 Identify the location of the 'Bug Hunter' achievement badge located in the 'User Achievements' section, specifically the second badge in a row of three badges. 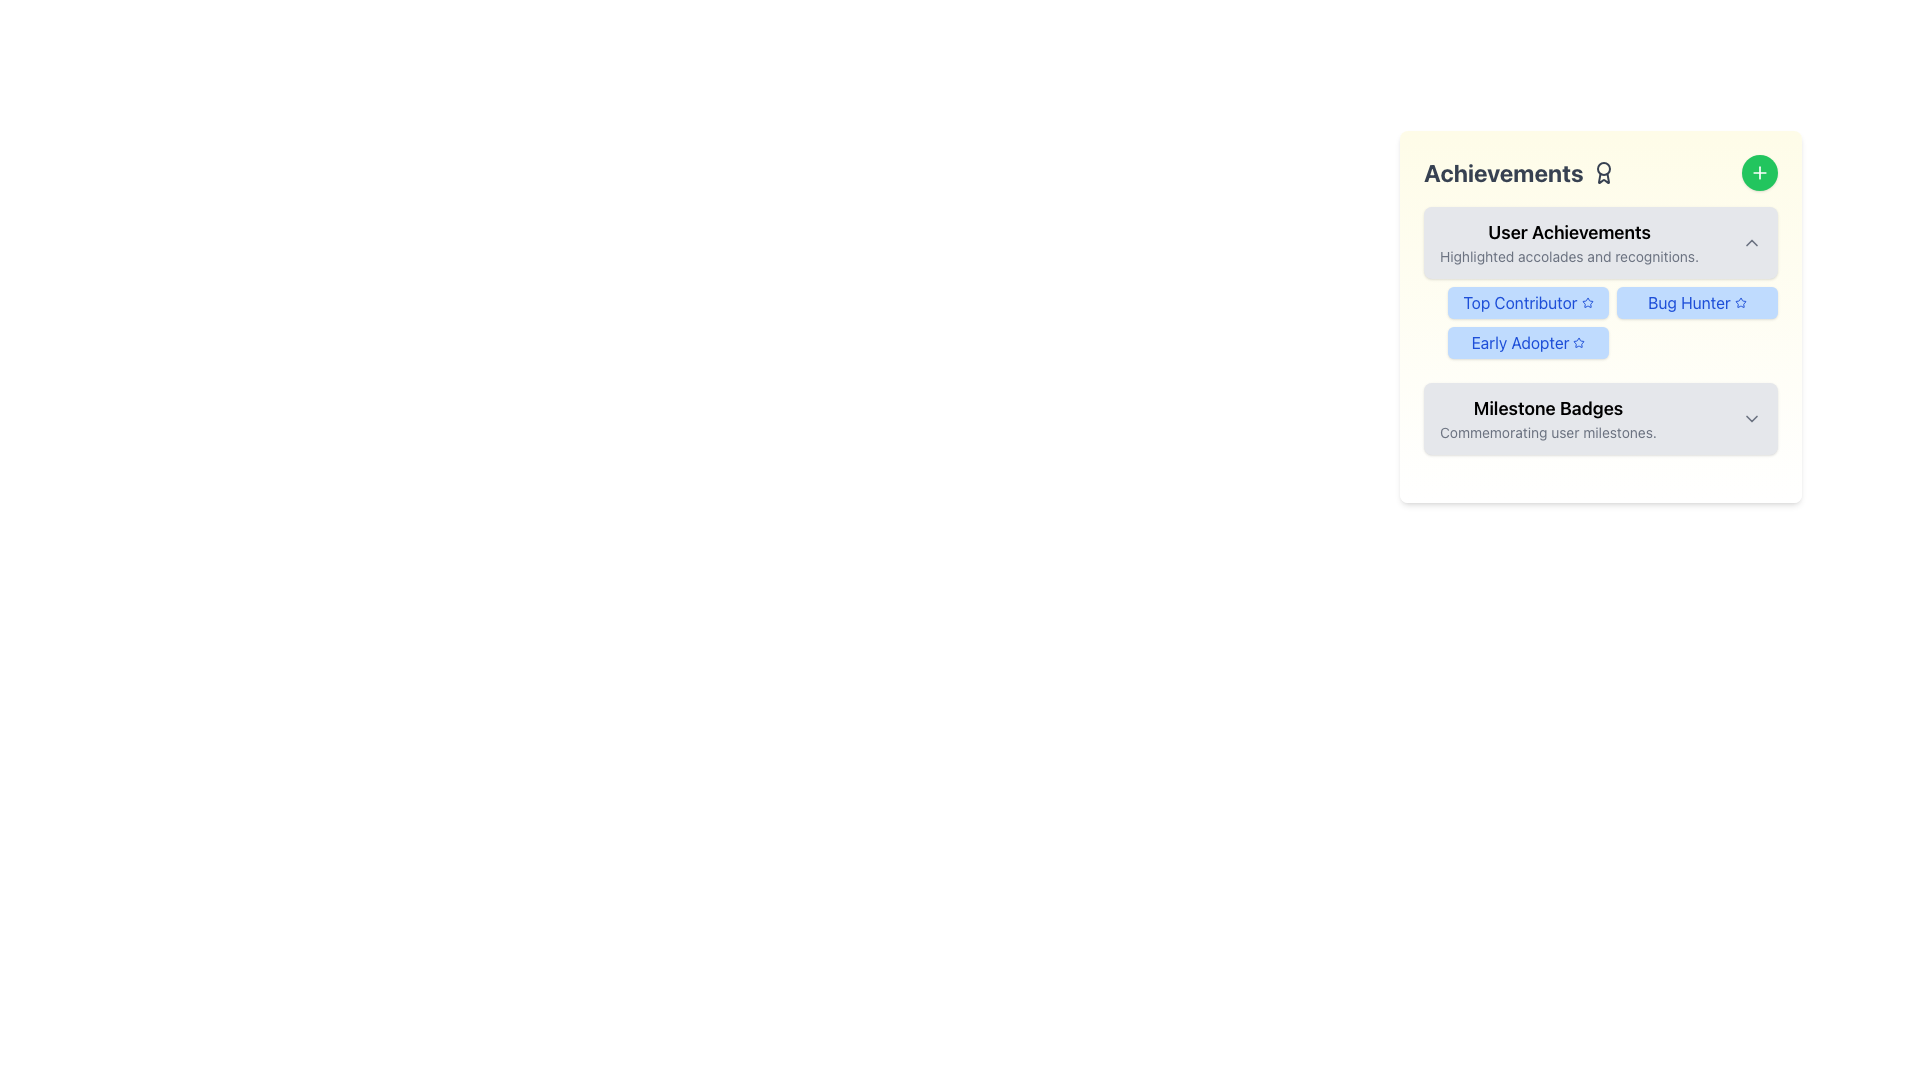
(1696, 303).